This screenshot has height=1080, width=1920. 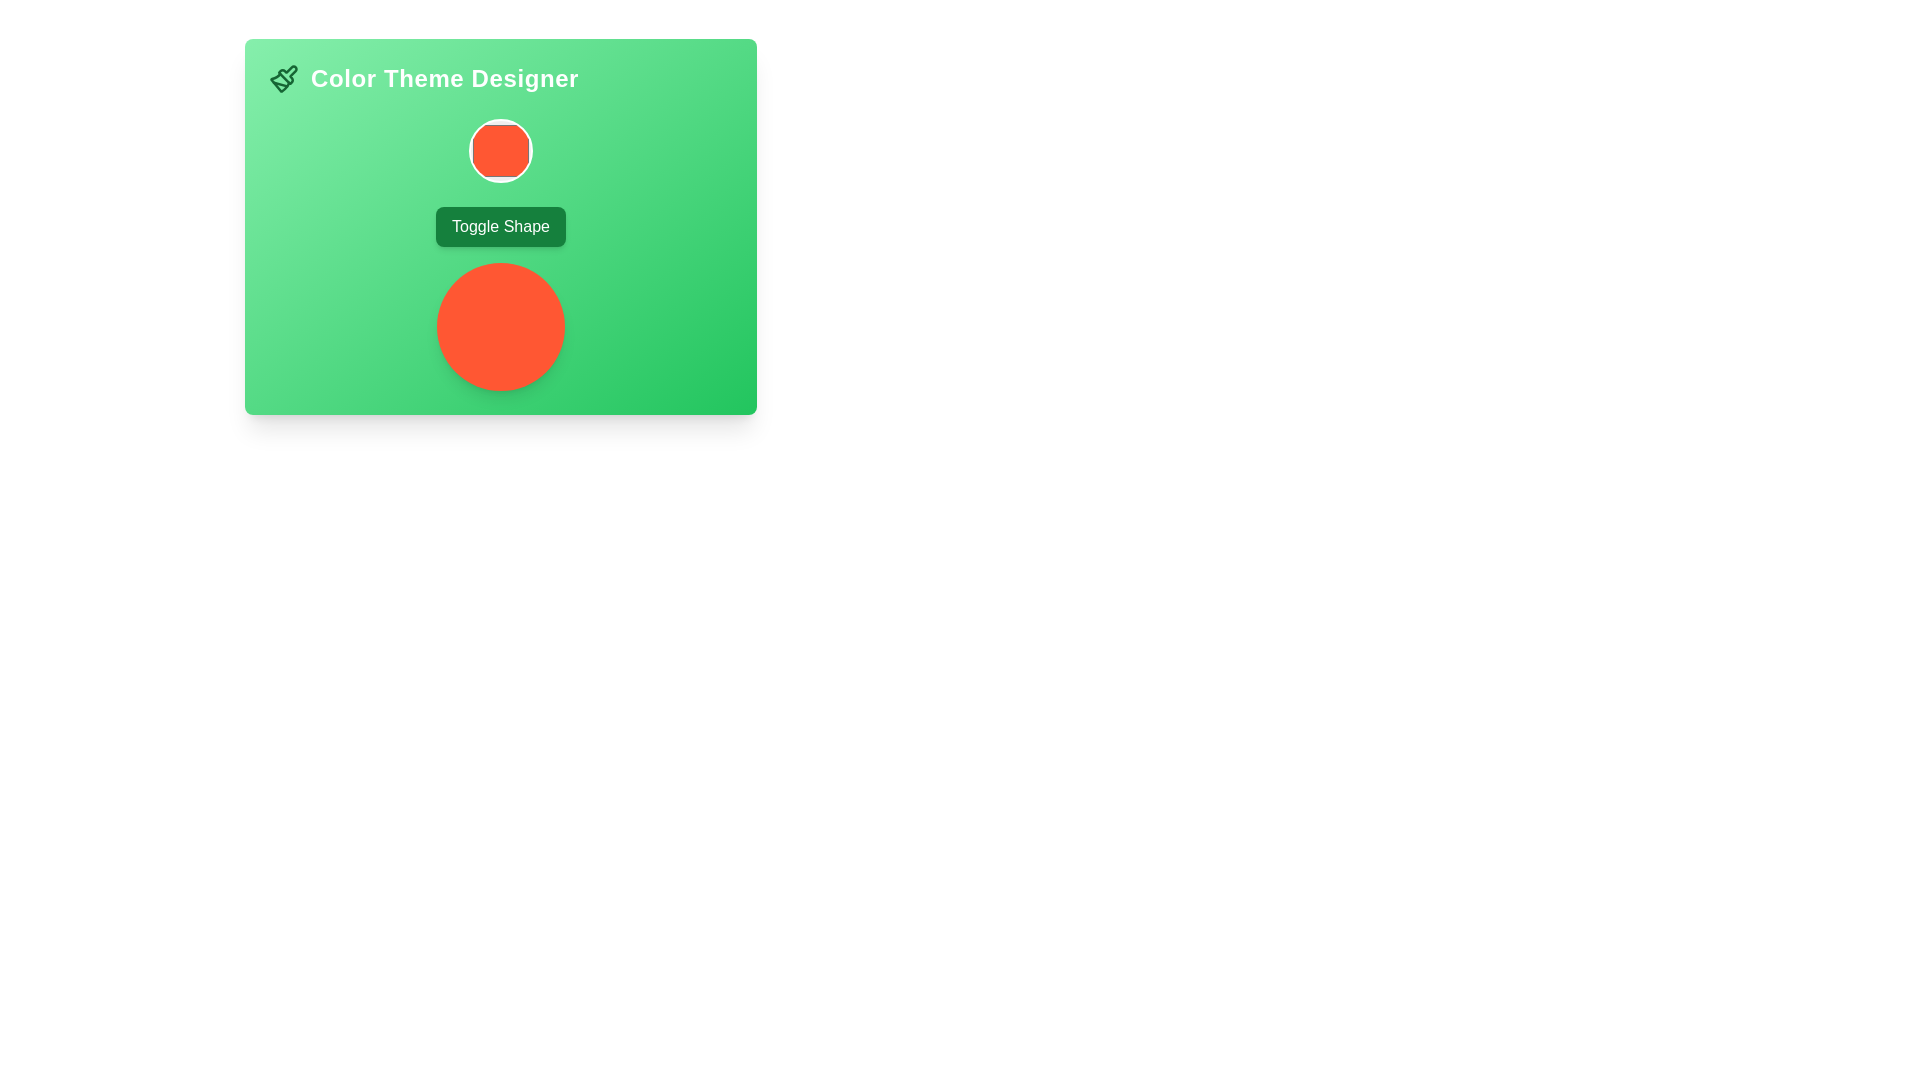 I want to click on the Interactive Color Button representing the orange color, so click(x=500, y=149).